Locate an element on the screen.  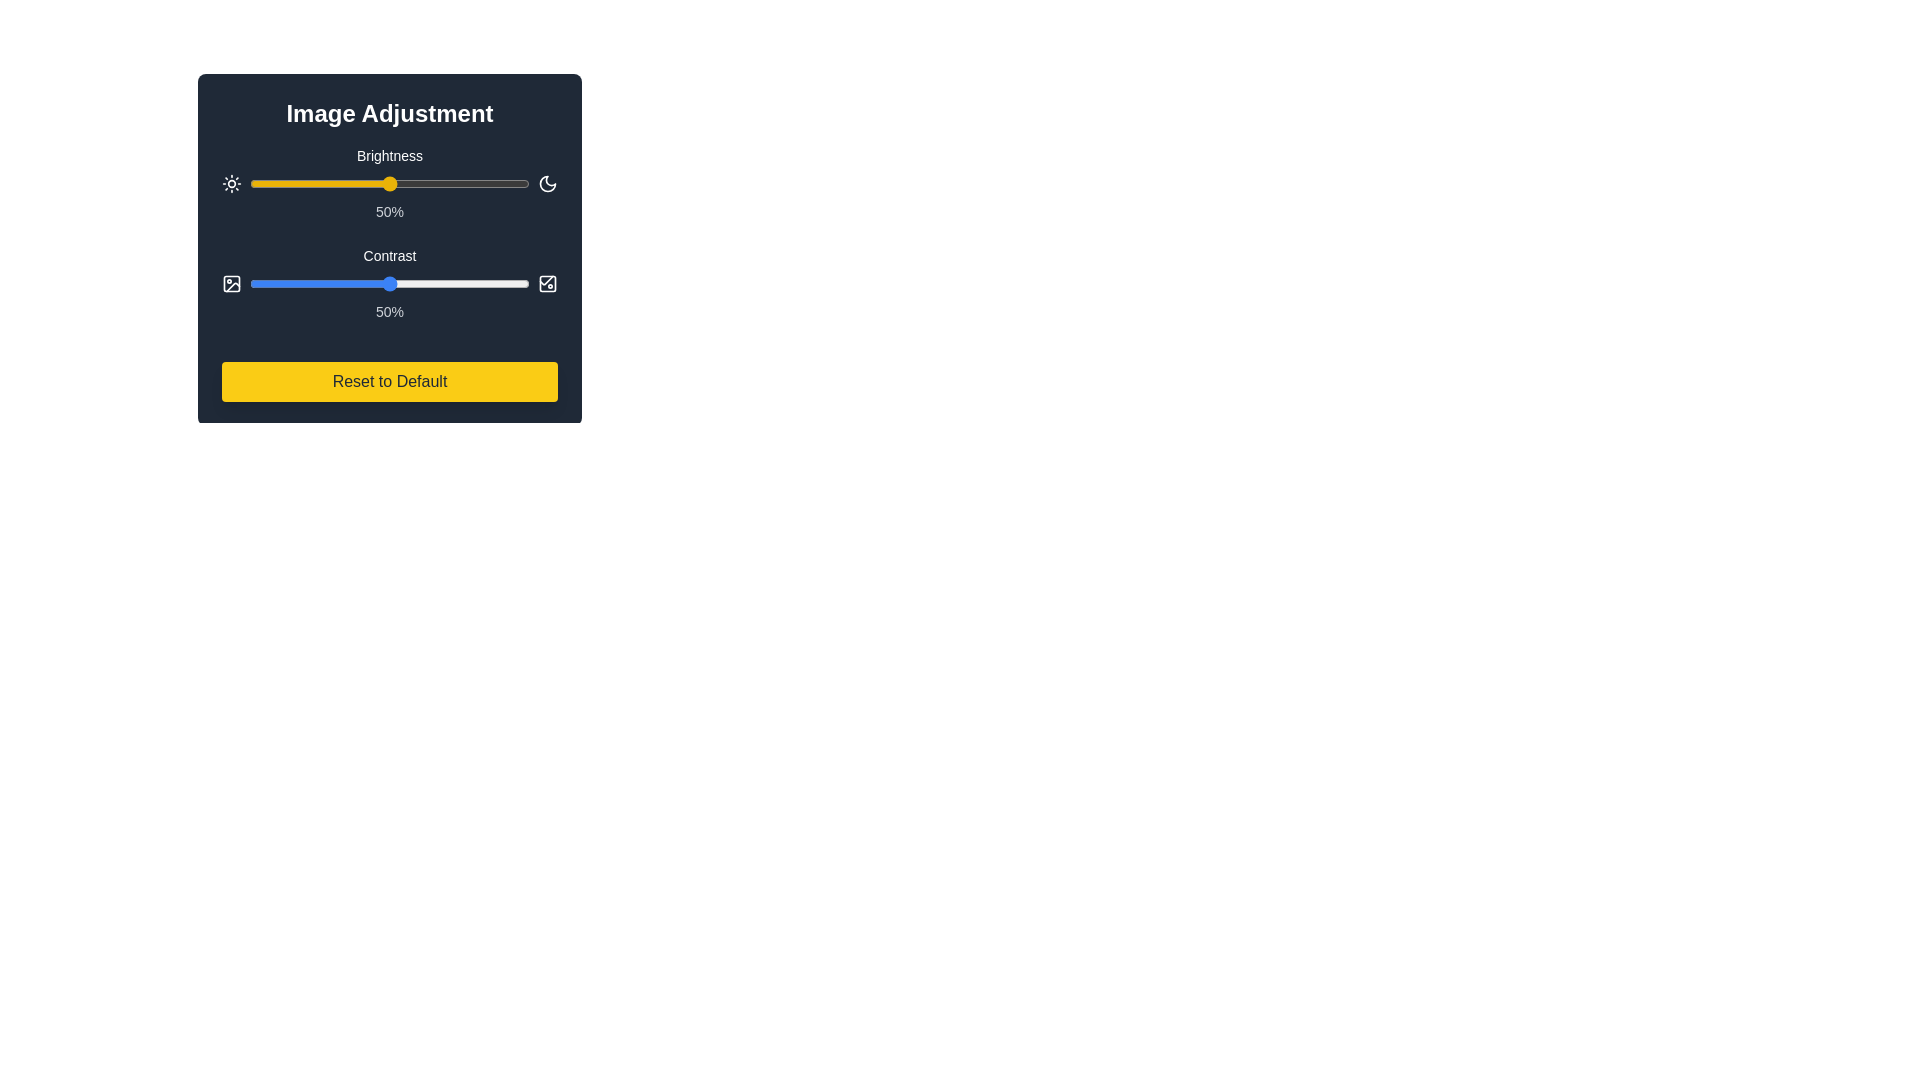
the brightness is located at coordinates (254, 184).